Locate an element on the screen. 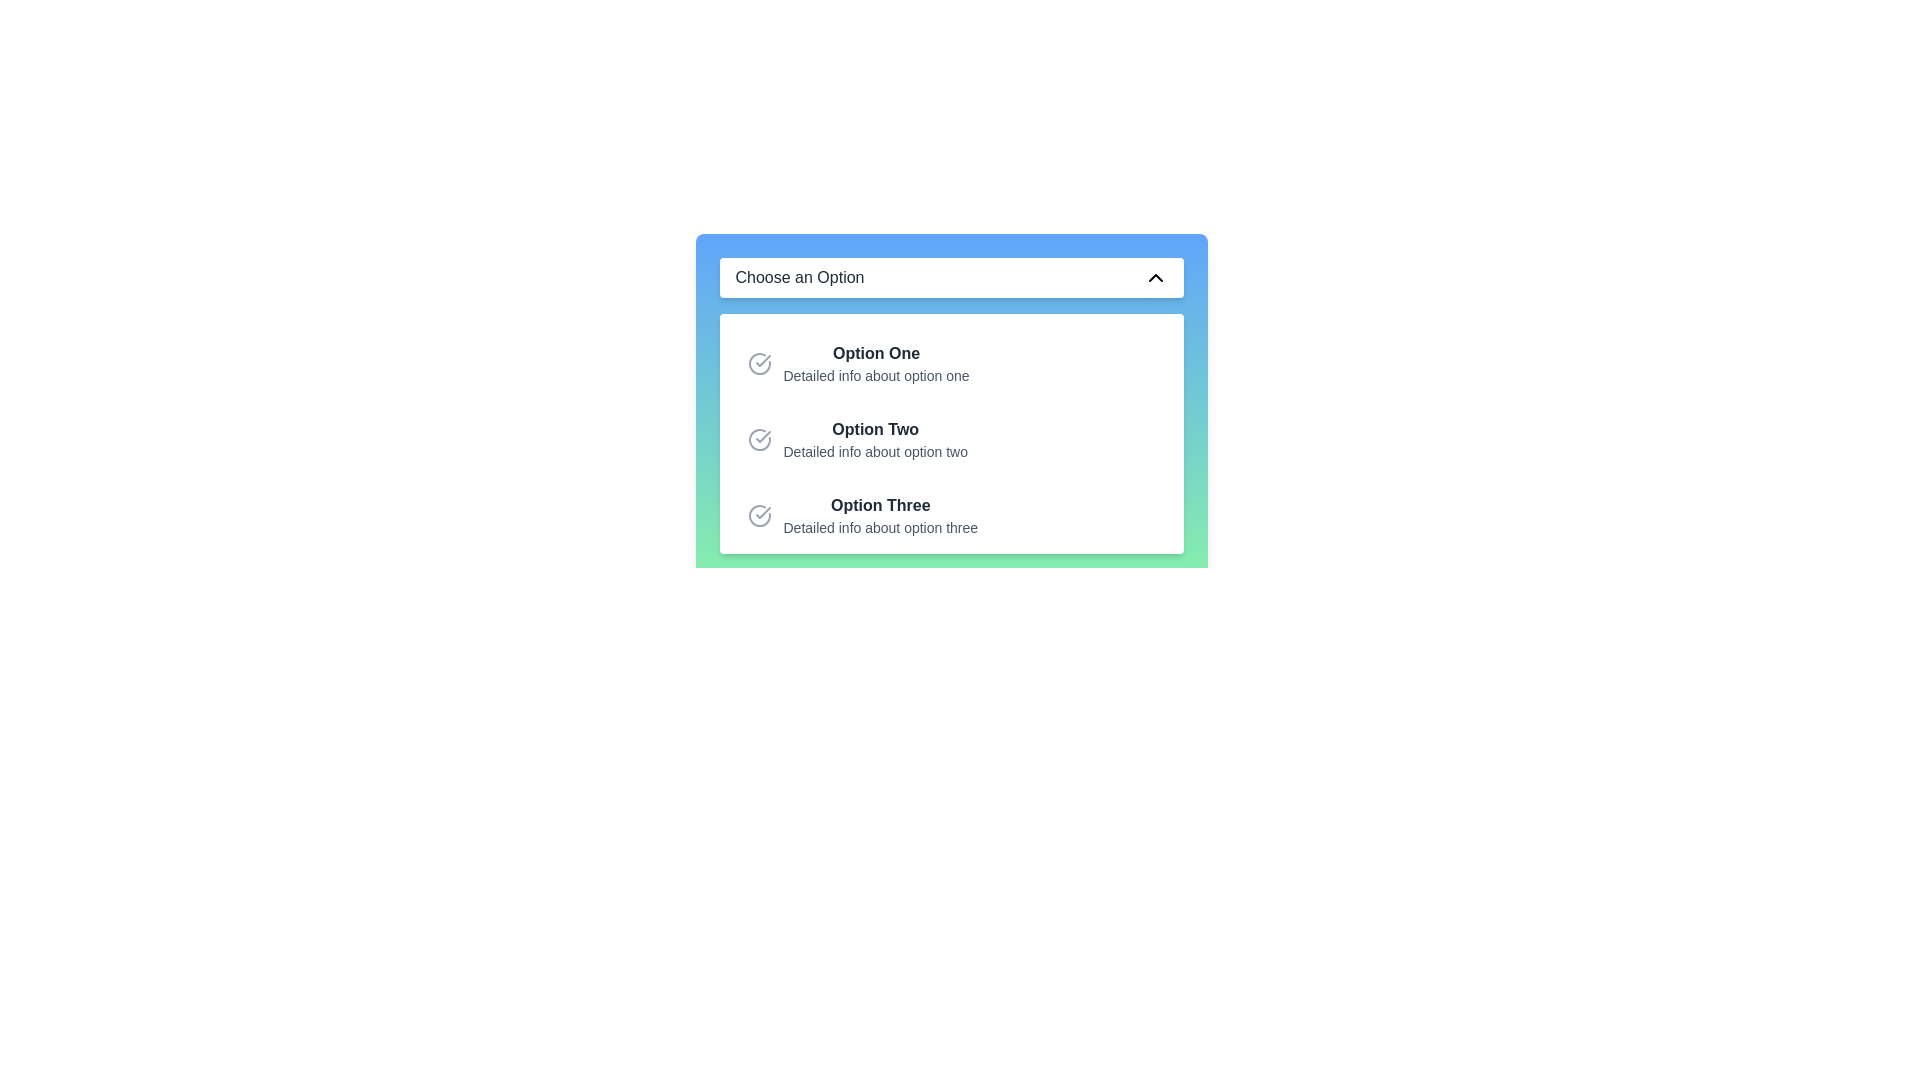 The width and height of the screenshot is (1920, 1080). the Decorative SVG component that visually represents status or type, located adjacent to 'Option One' in the dropdown menu is located at coordinates (758, 363).